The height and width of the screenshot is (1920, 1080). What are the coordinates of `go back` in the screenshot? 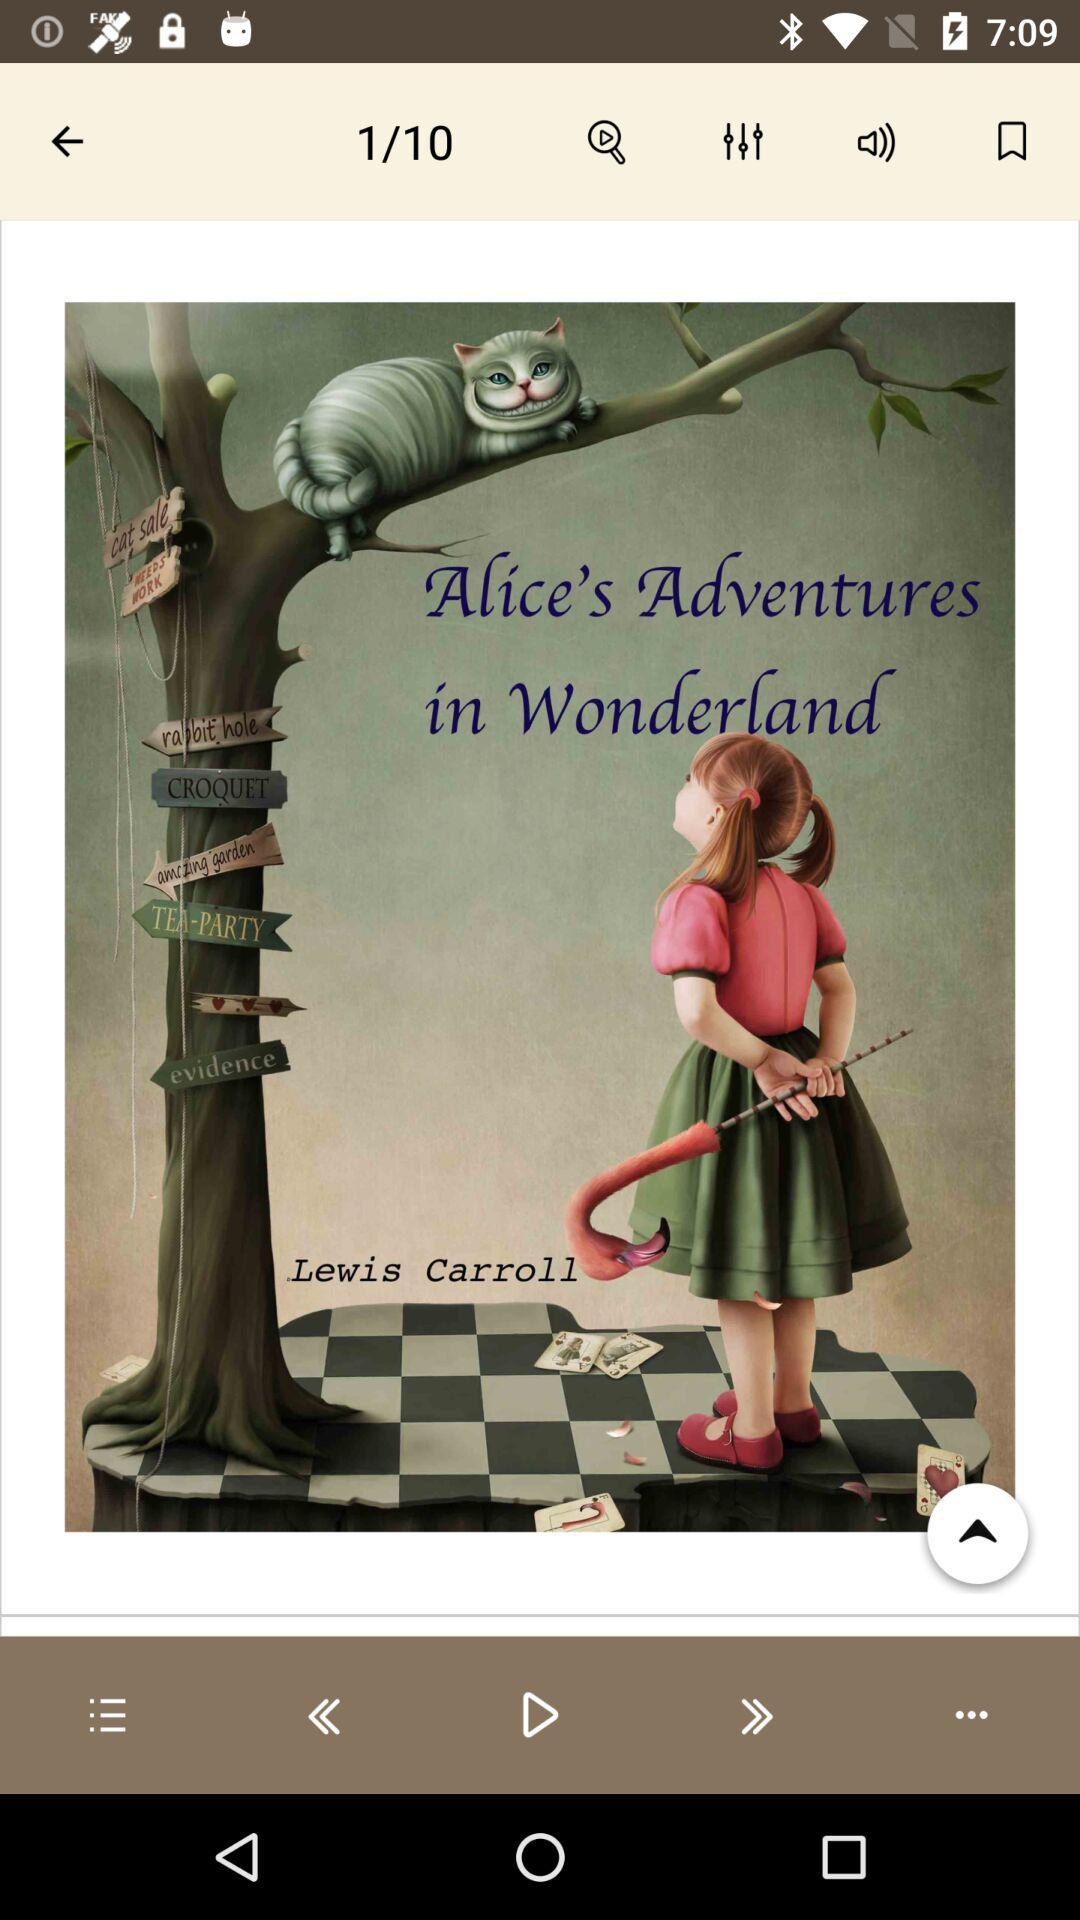 It's located at (323, 1714).